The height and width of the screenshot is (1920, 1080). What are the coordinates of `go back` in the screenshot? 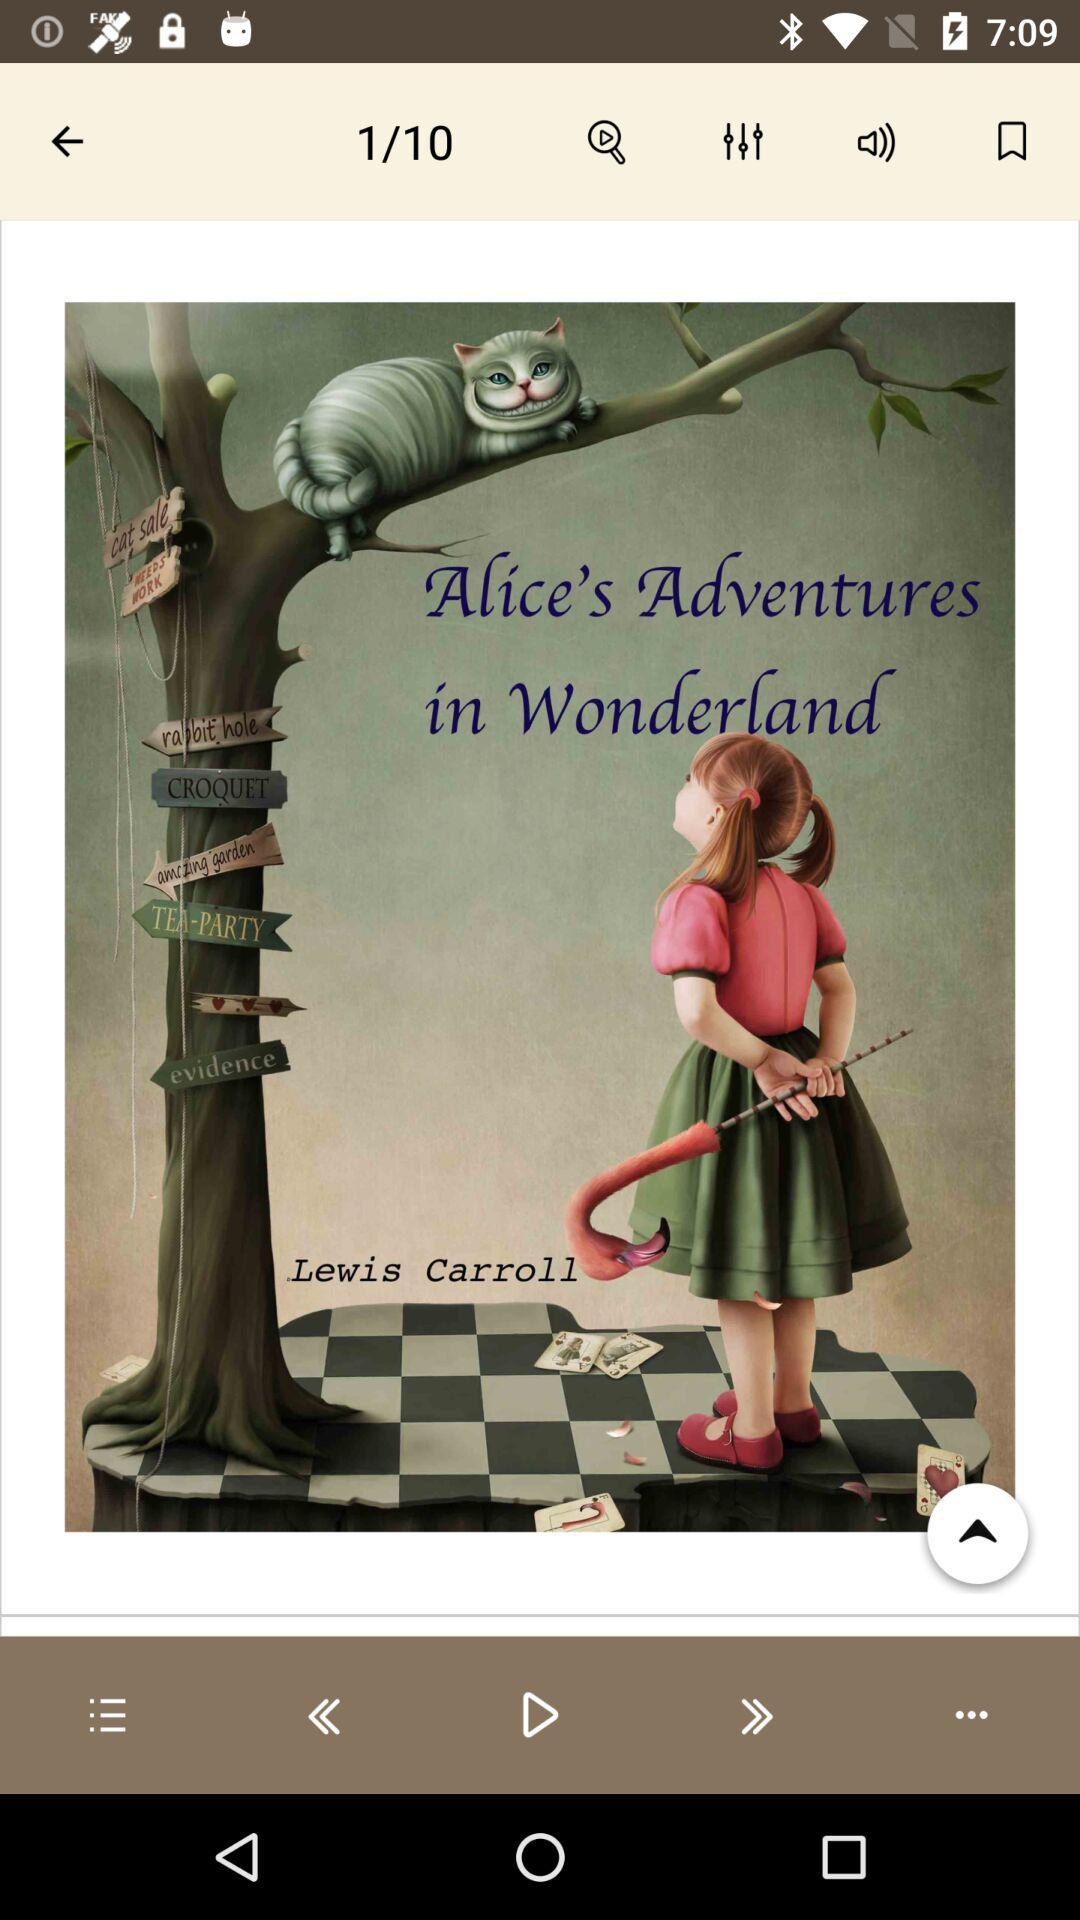 It's located at (323, 1714).